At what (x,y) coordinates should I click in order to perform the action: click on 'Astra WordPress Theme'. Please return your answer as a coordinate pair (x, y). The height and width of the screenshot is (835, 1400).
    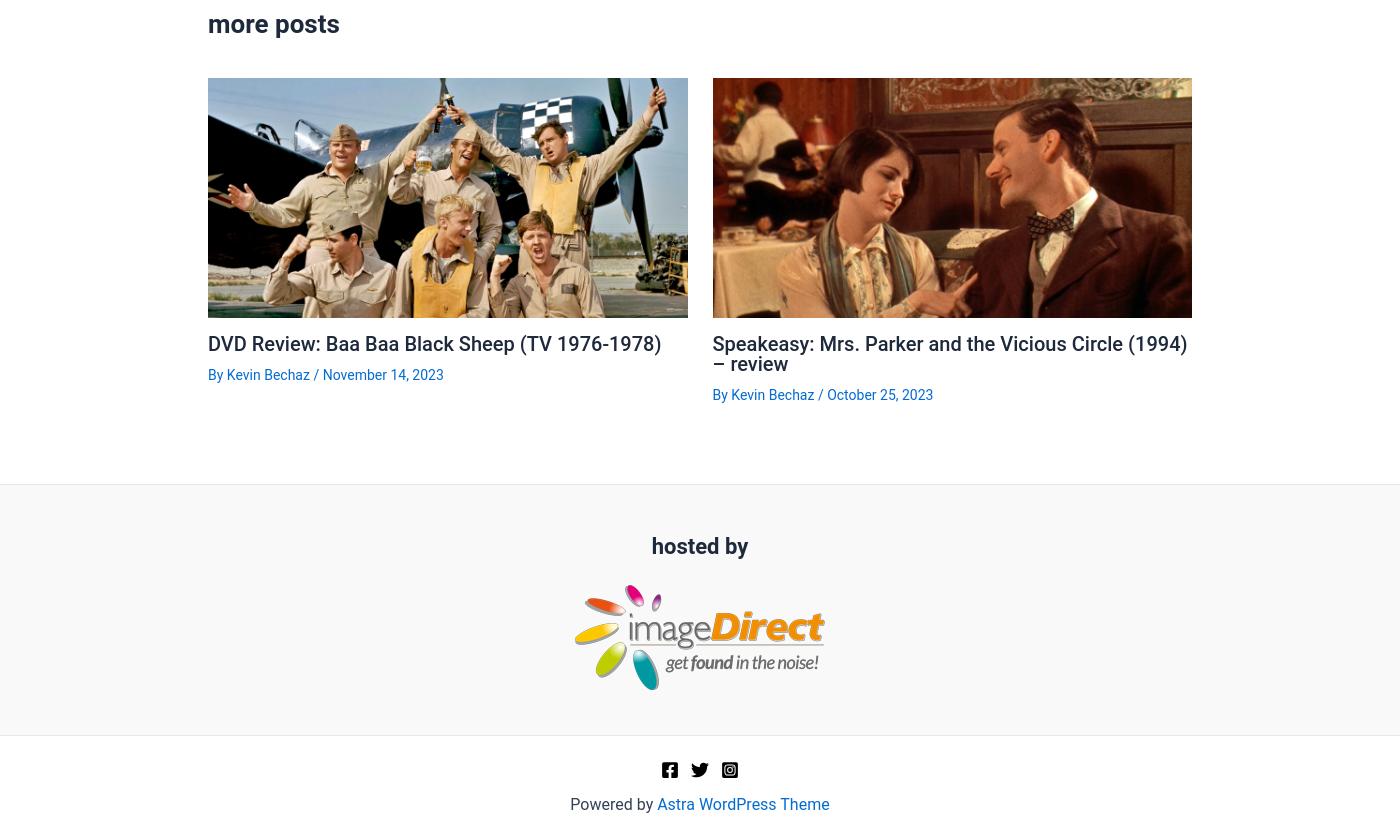
    Looking at the image, I should click on (742, 802).